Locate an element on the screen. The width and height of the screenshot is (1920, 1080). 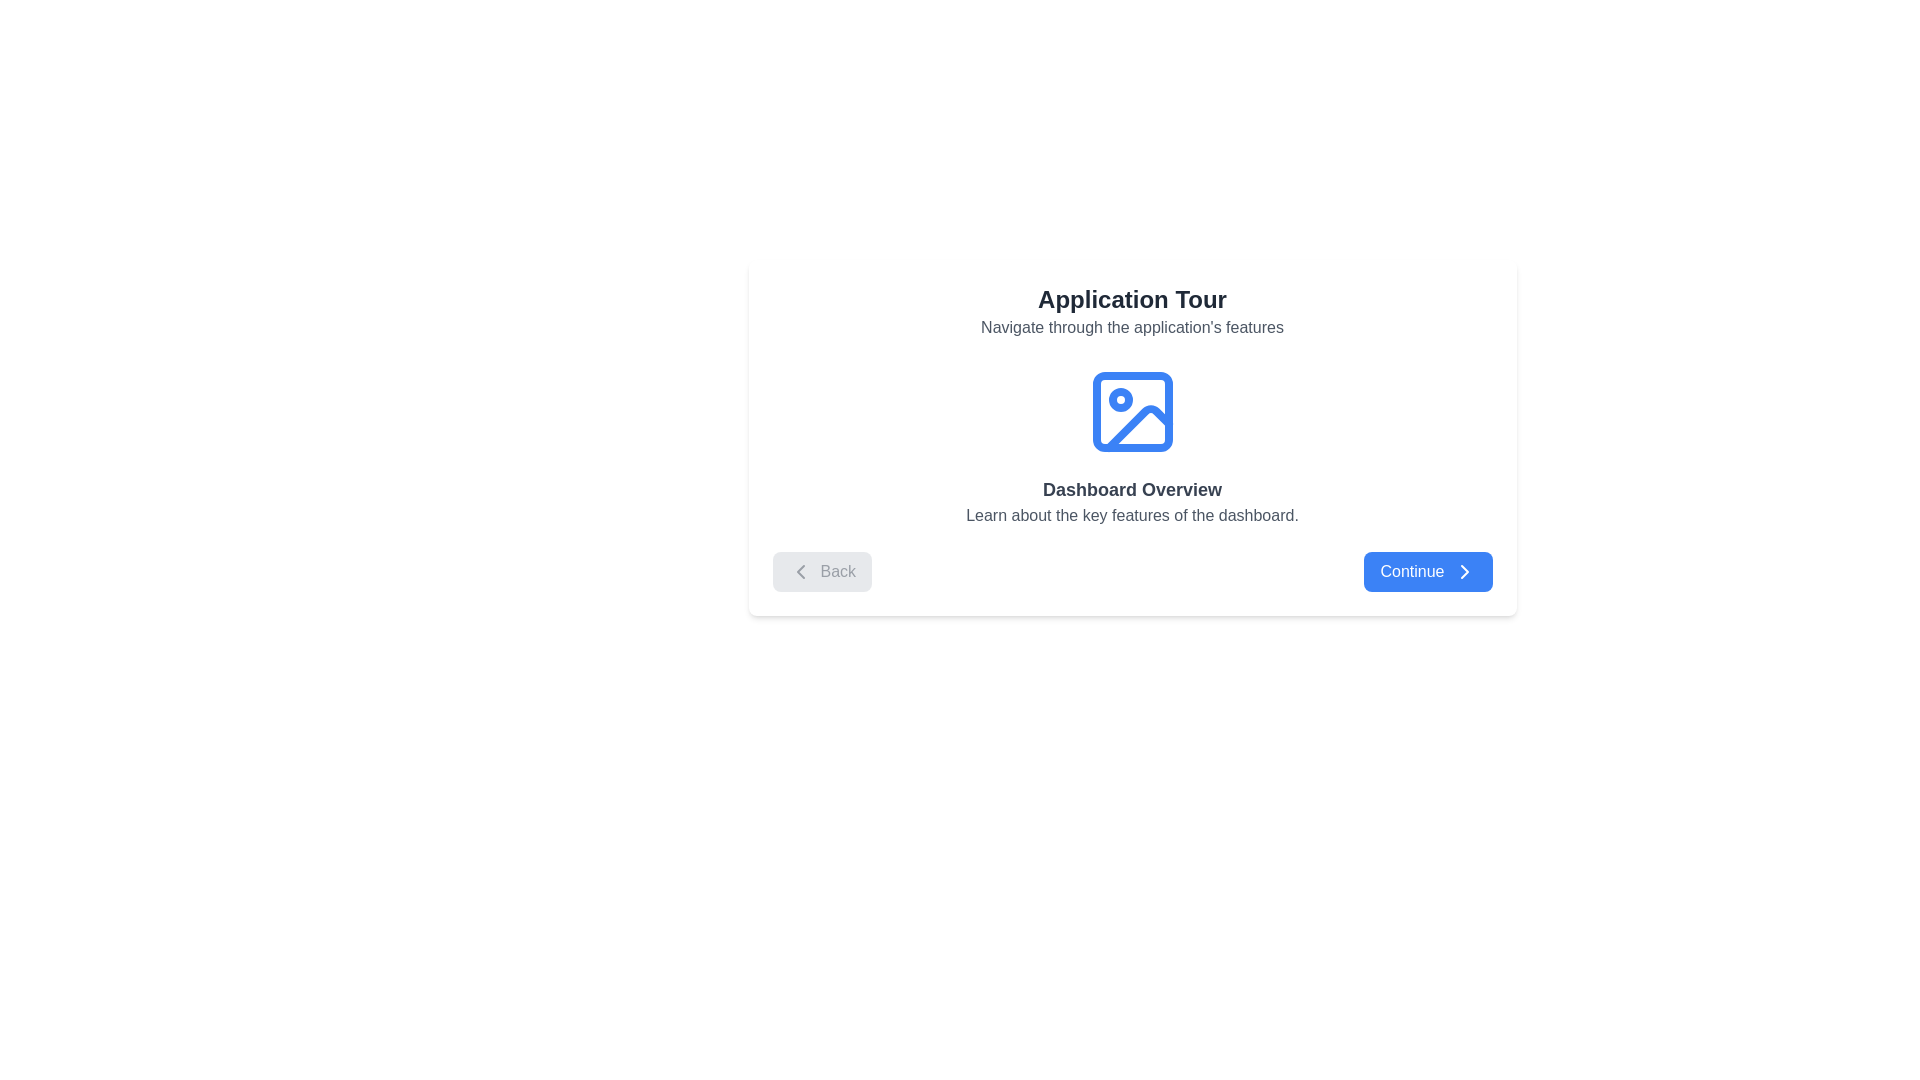
the blue 'Continue' button with rounded corners, which displays white text and a right-facing chevron icon is located at coordinates (1427, 571).